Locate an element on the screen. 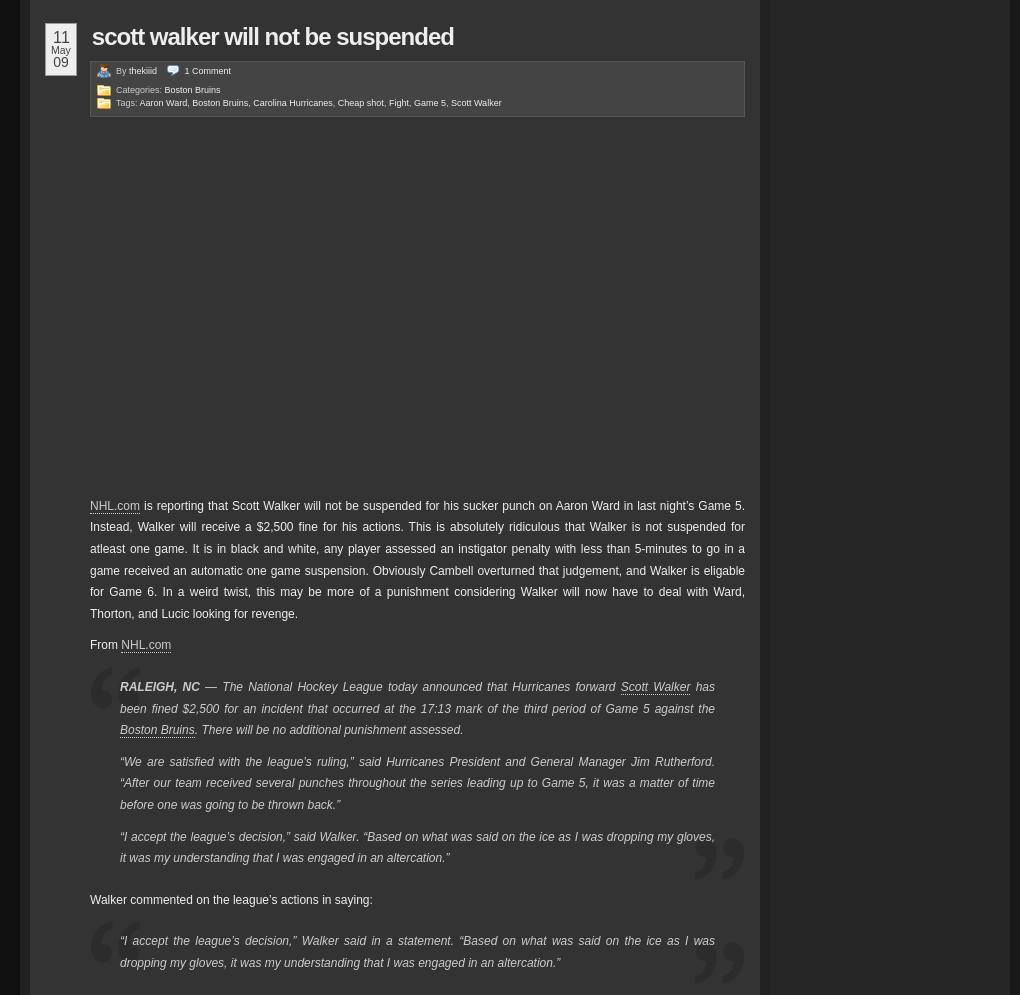 This screenshot has height=995, width=1020. 'Scott Walker Will Not Be Suspended' is located at coordinates (271, 36).